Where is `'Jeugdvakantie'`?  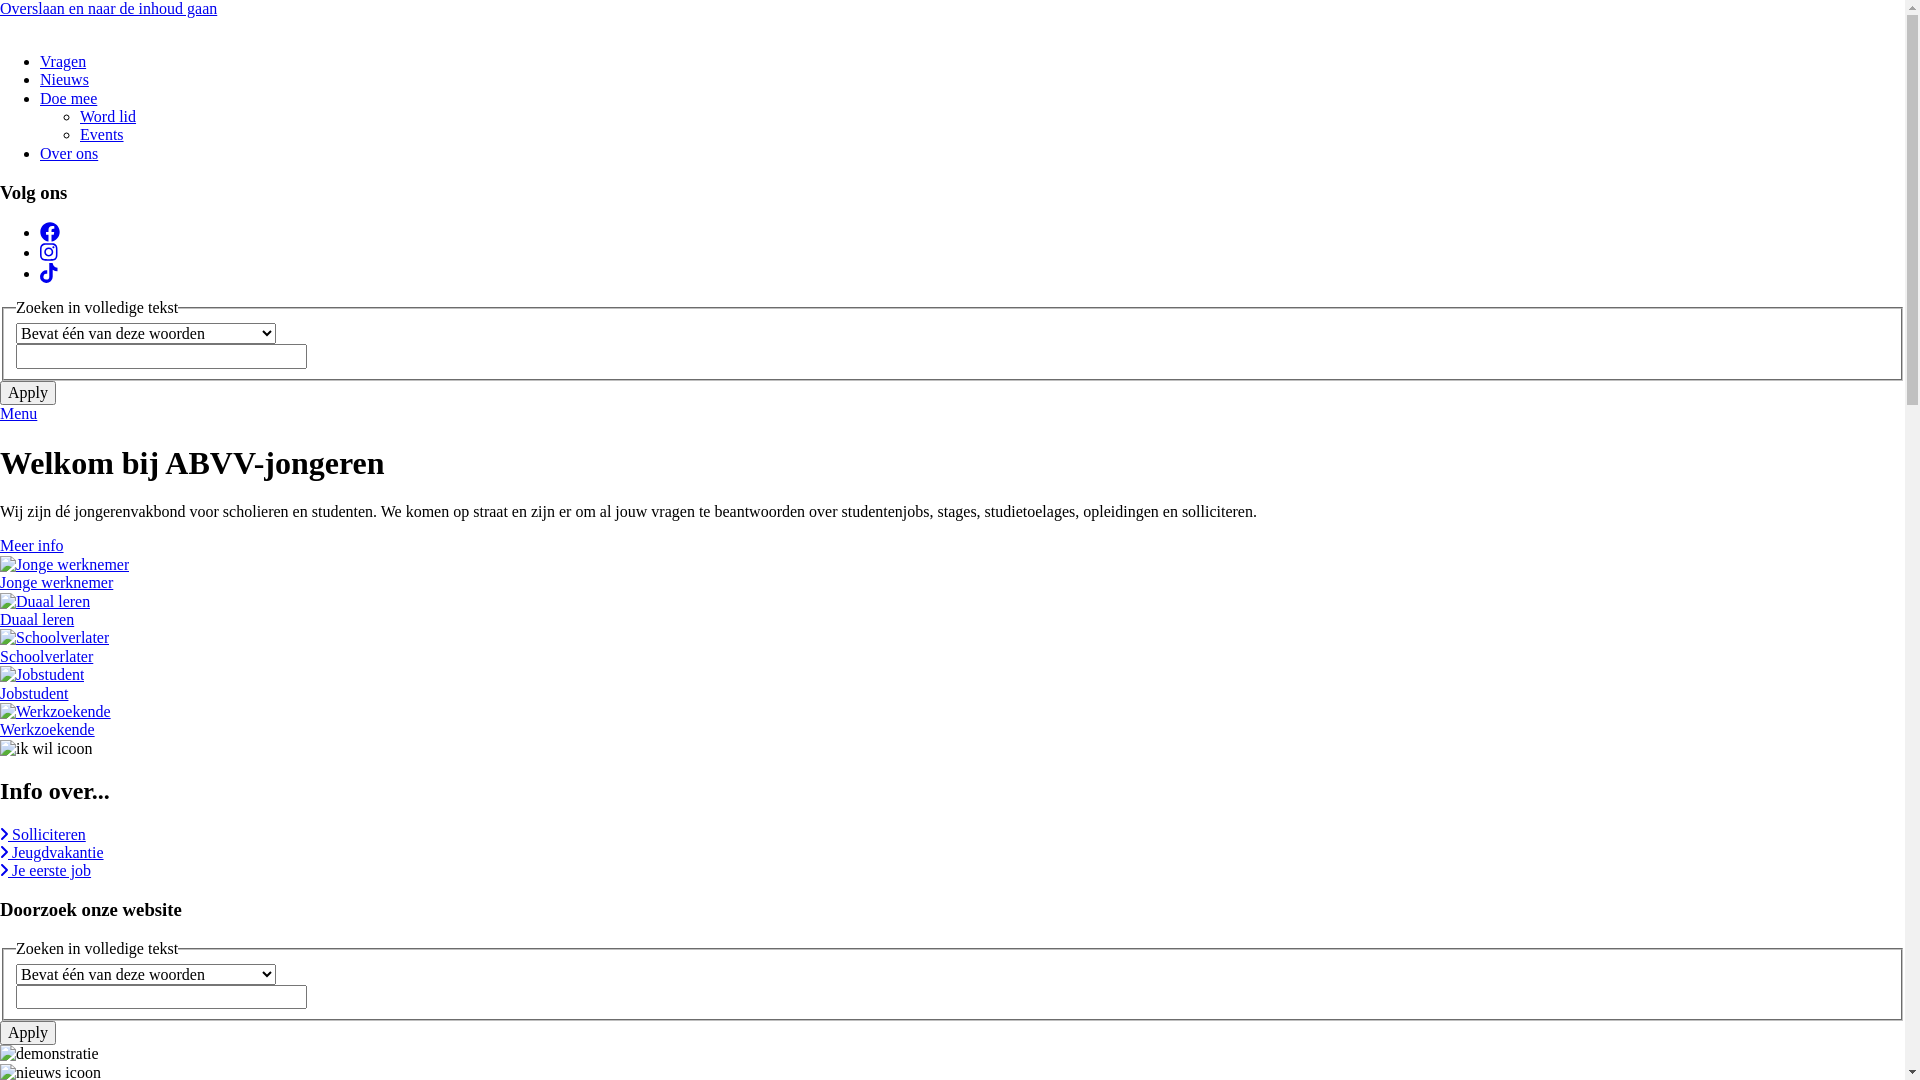 'Jeugdvakantie' is located at coordinates (52, 852).